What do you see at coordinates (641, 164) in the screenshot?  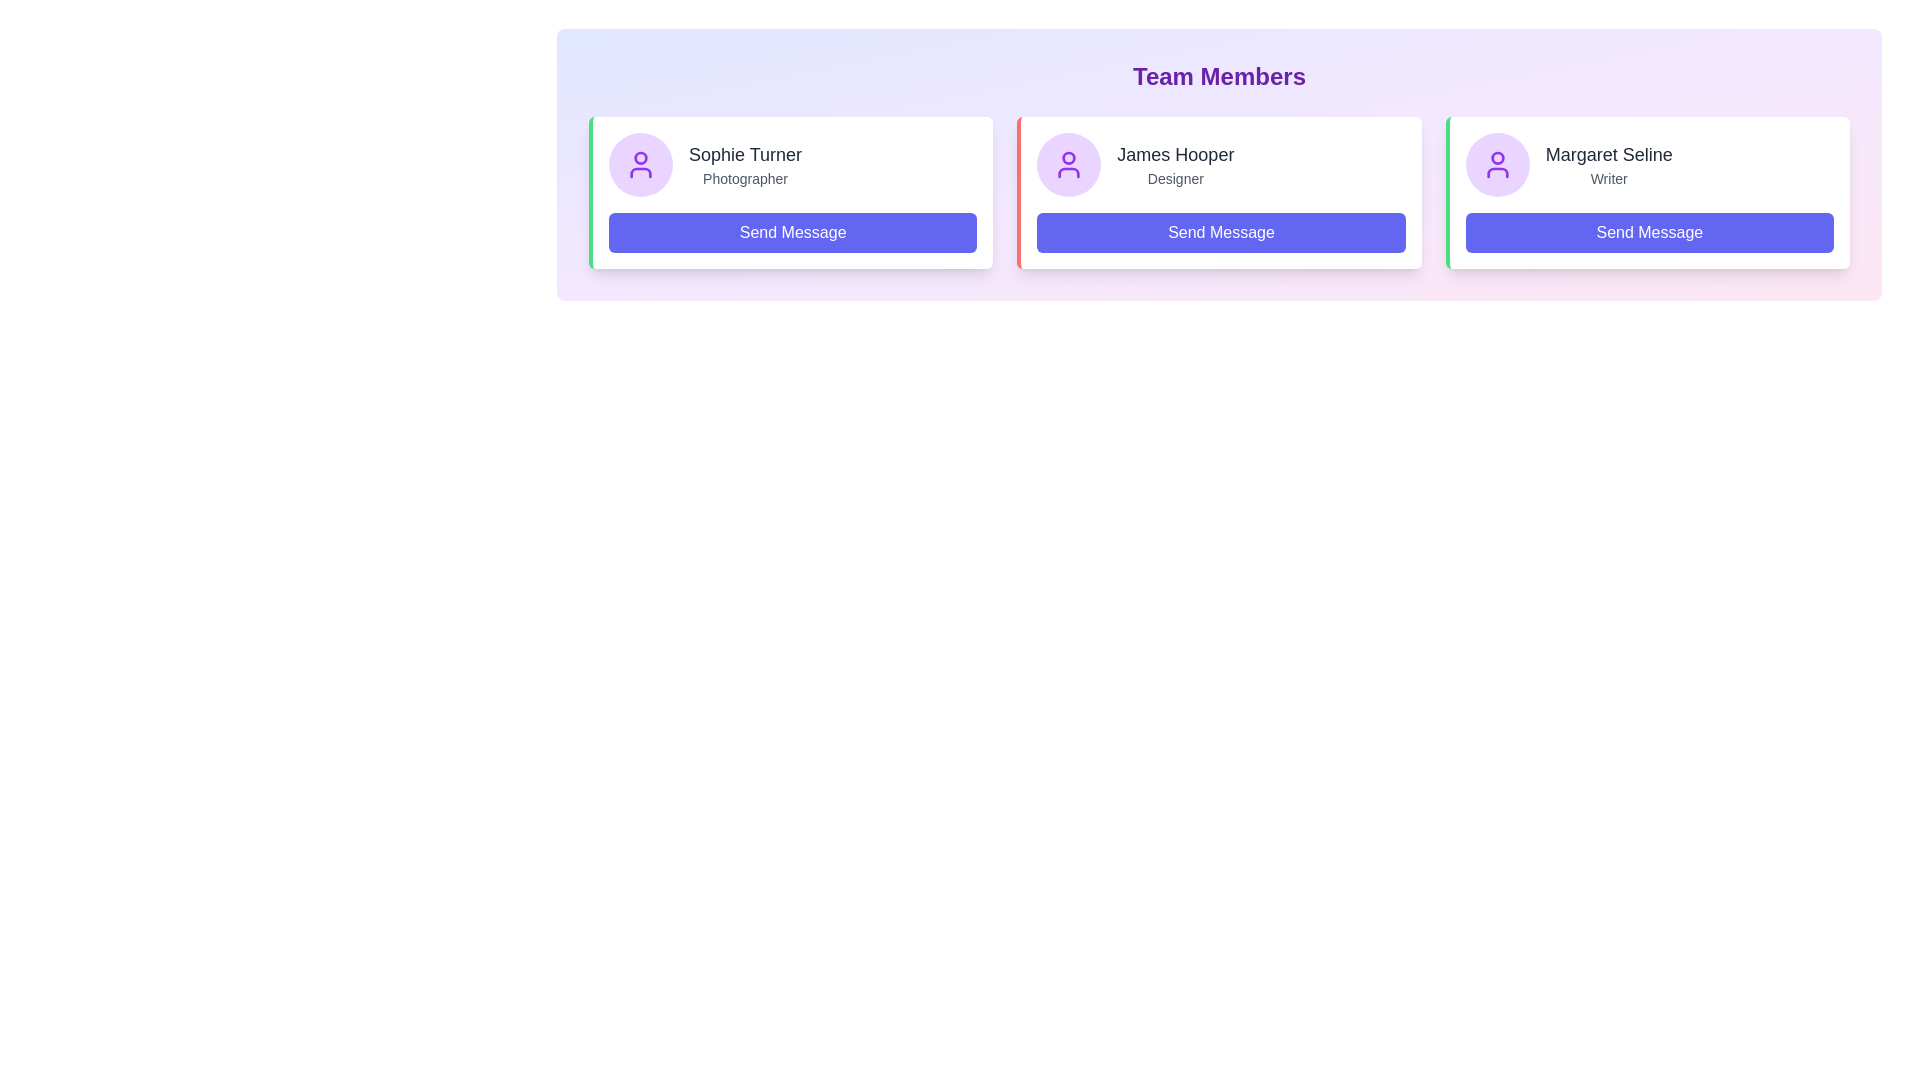 I see `the first user icon within the card labeled 'Sophie Turner, Photographer', located on the left-most side of the row` at bounding box center [641, 164].